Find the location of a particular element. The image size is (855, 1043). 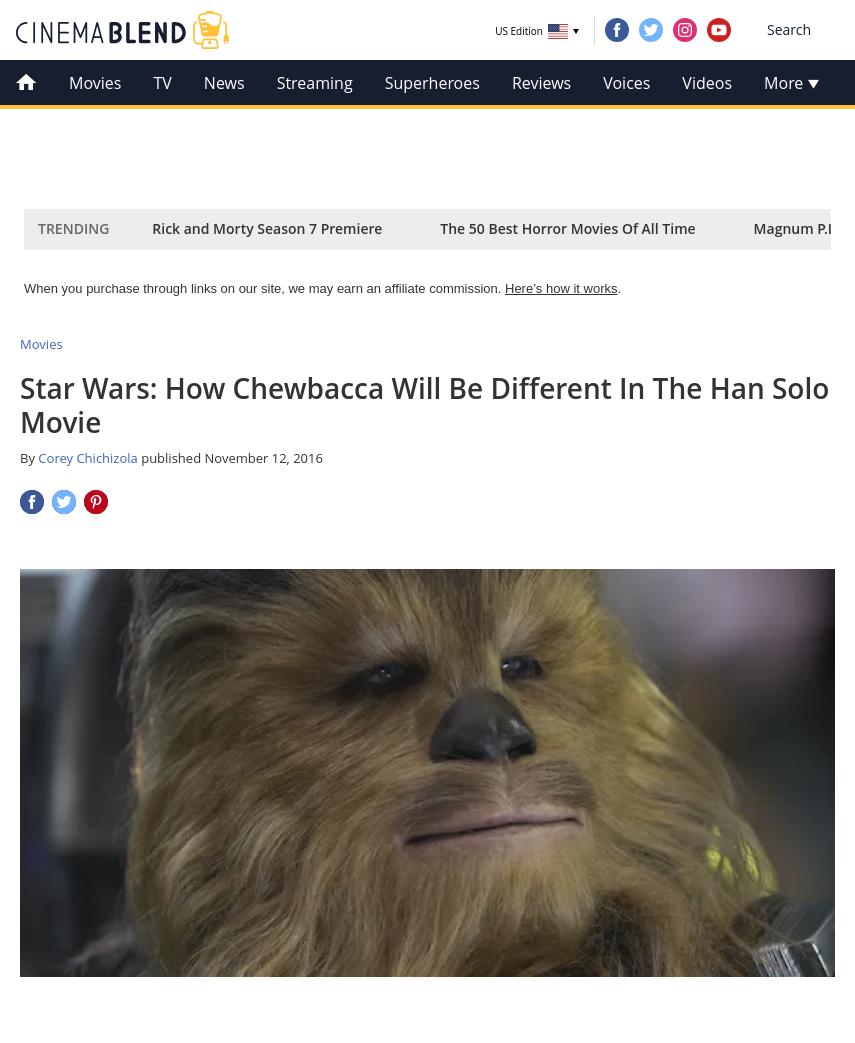

'Reviews' is located at coordinates (540, 83).